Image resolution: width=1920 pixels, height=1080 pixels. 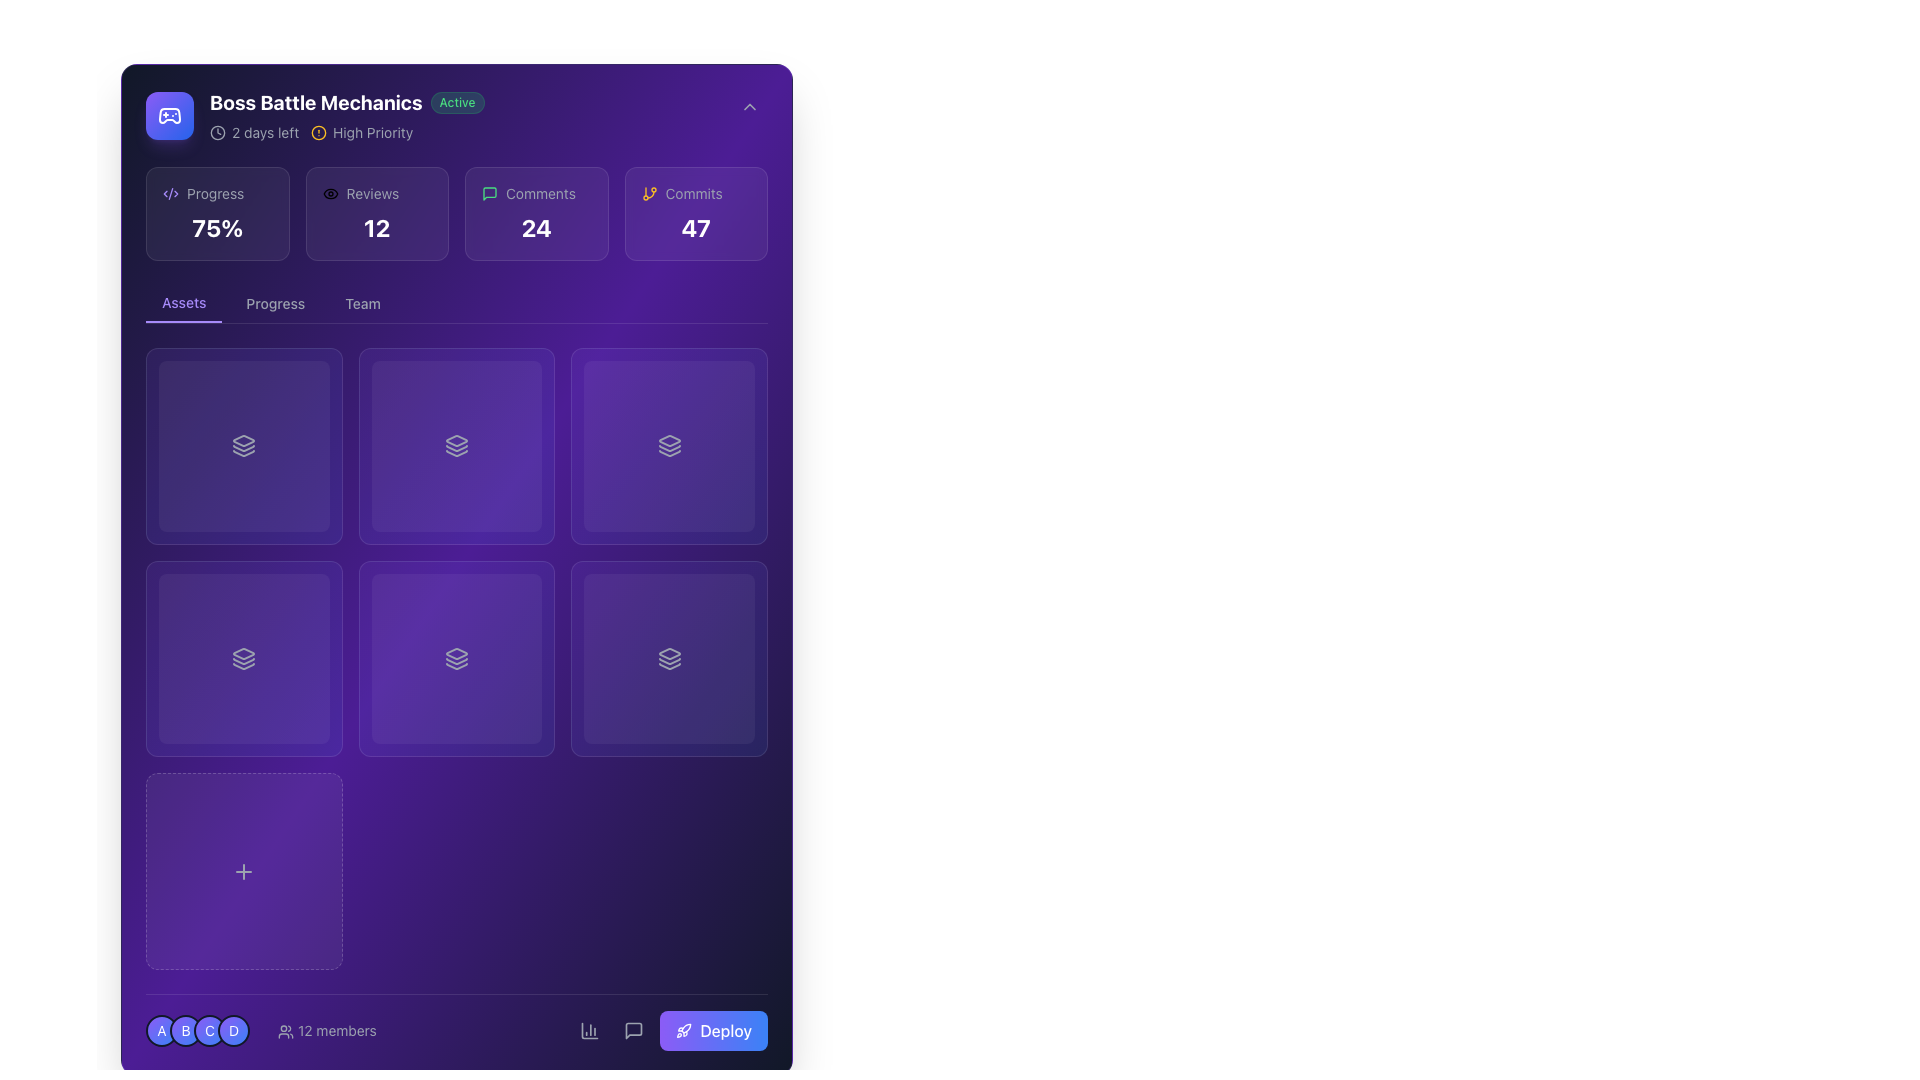 I want to click on the icon representing a feature or option related to layered content, located in the middle-right cell of a 3x3 grid, specifically the fourth icon from the left, so click(x=669, y=445).